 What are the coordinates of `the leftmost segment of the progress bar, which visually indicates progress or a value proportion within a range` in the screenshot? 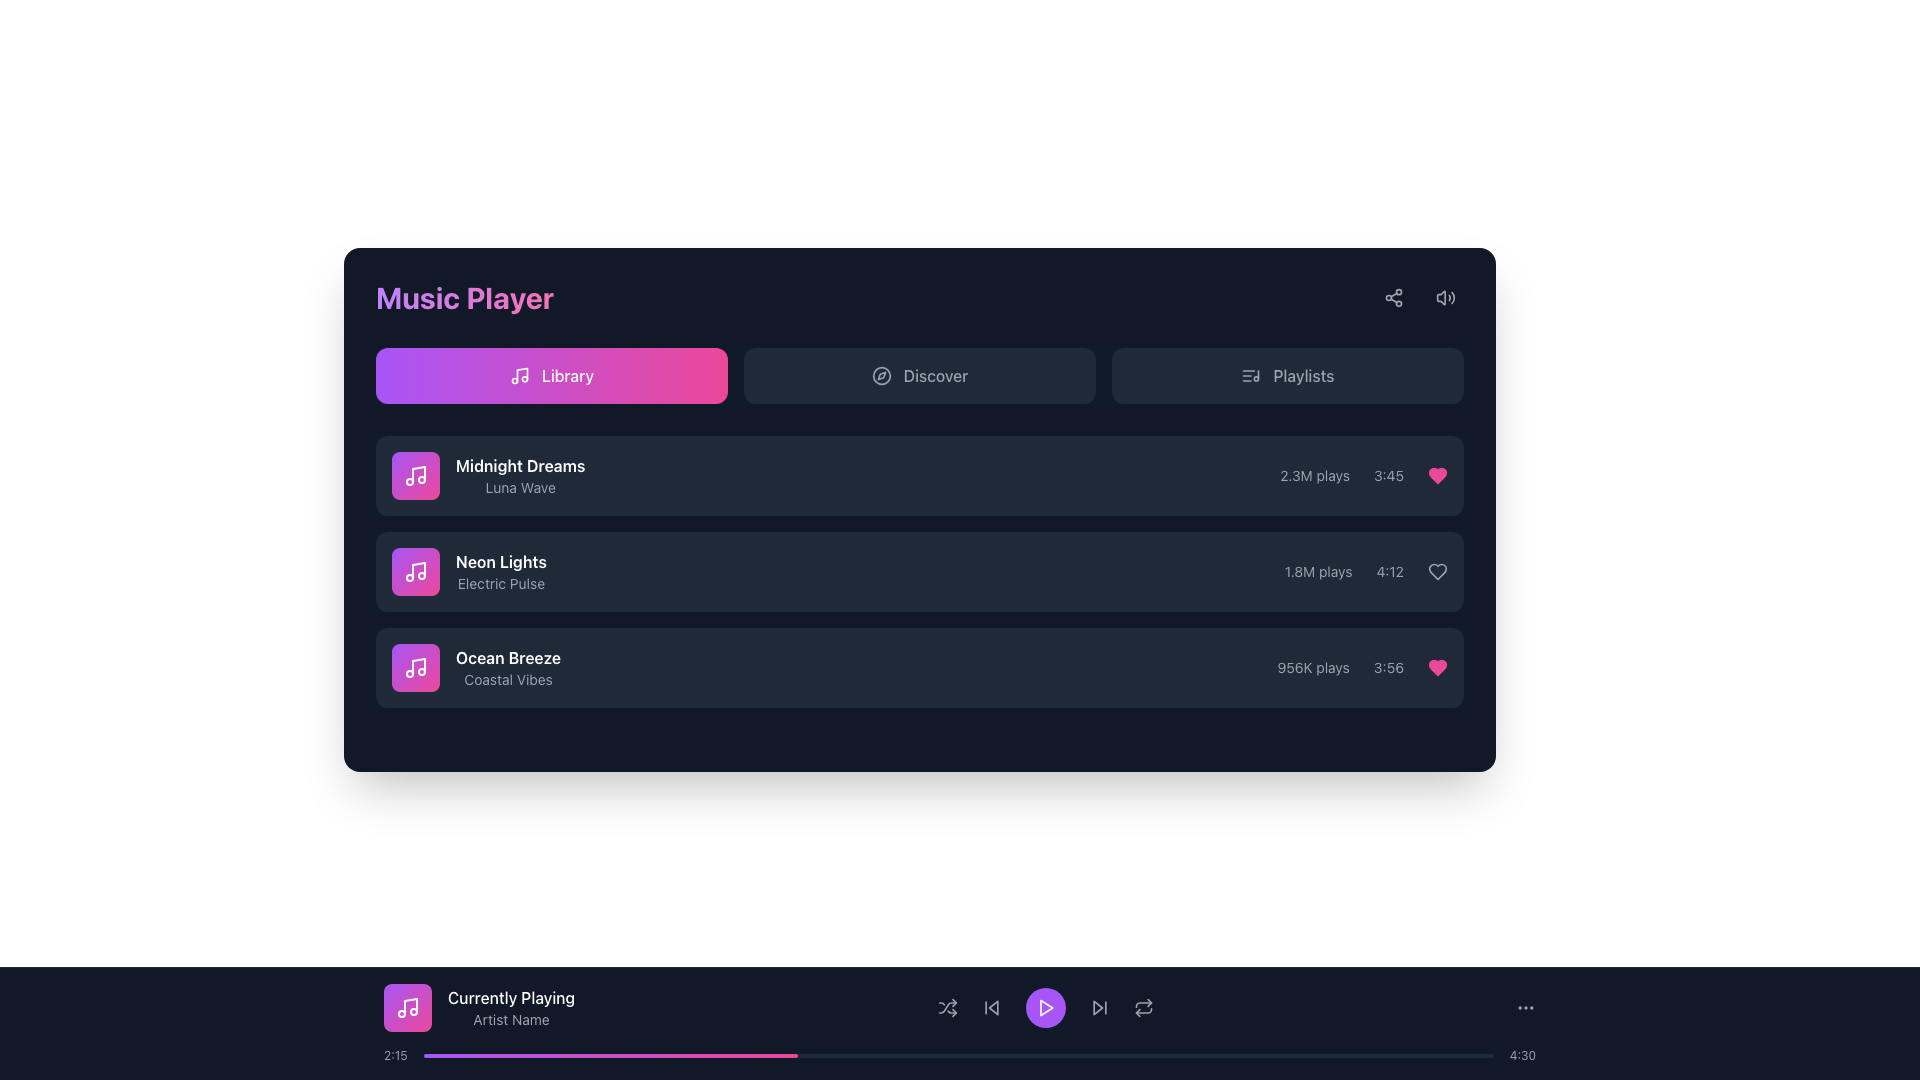 It's located at (609, 1055).